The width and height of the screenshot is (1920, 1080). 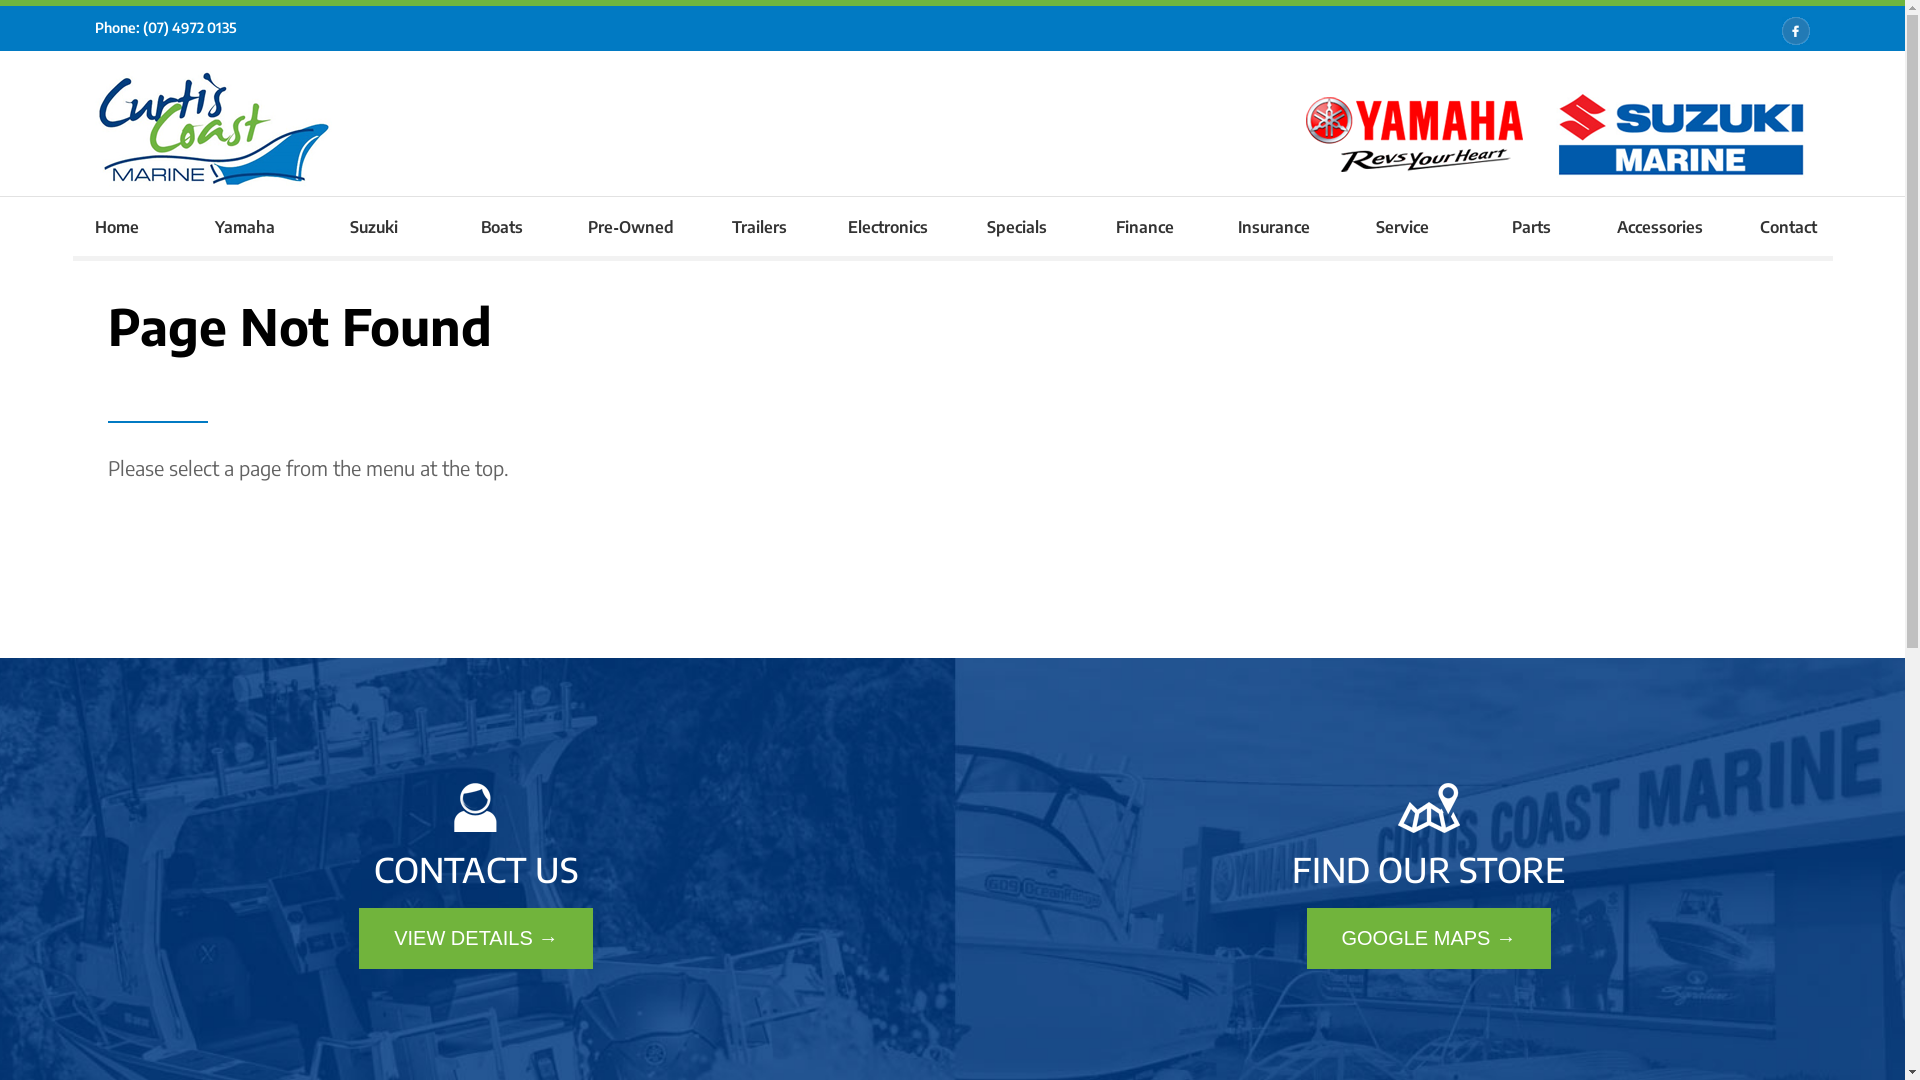 What do you see at coordinates (1788, 225) in the screenshot?
I see `'Contact'` at bounding box center [1788, 225].